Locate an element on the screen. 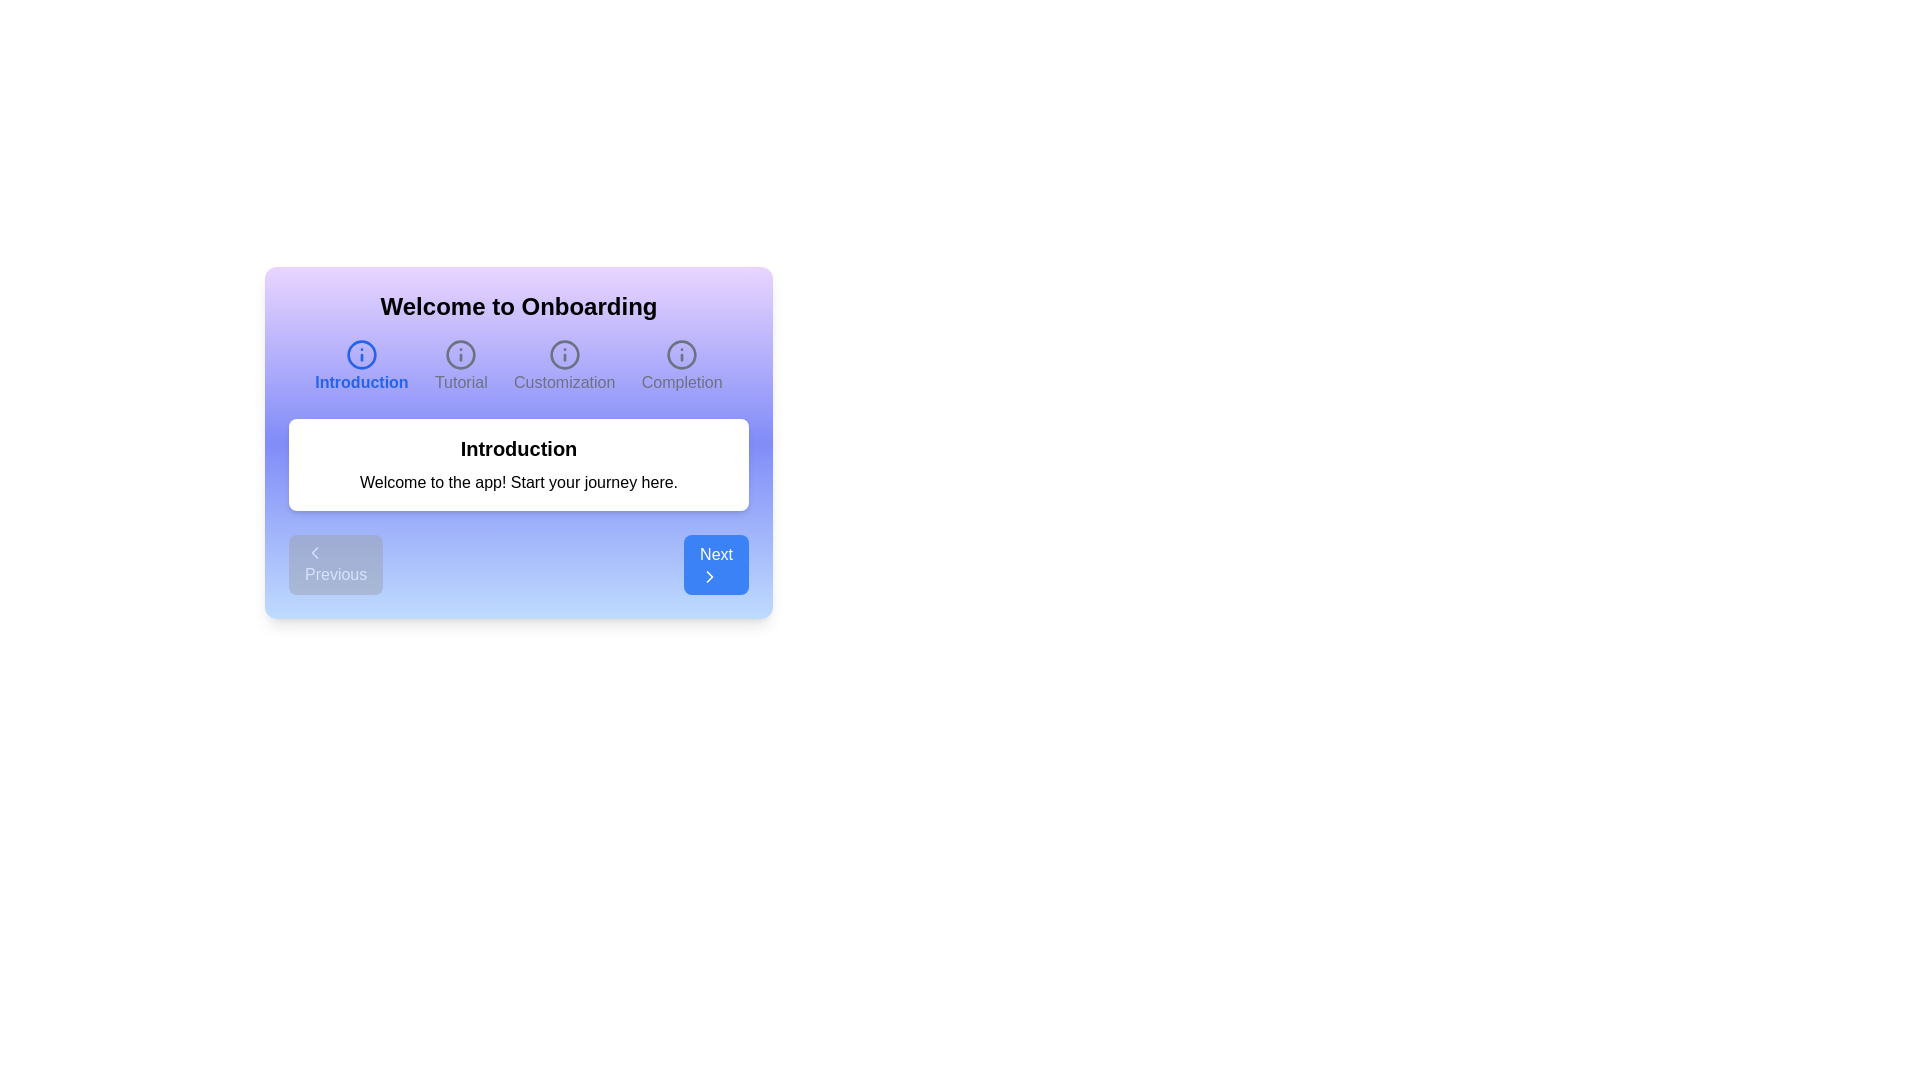  a stage in the horizontal navigation bar with progress indicators is located at coordinates (518, 366).